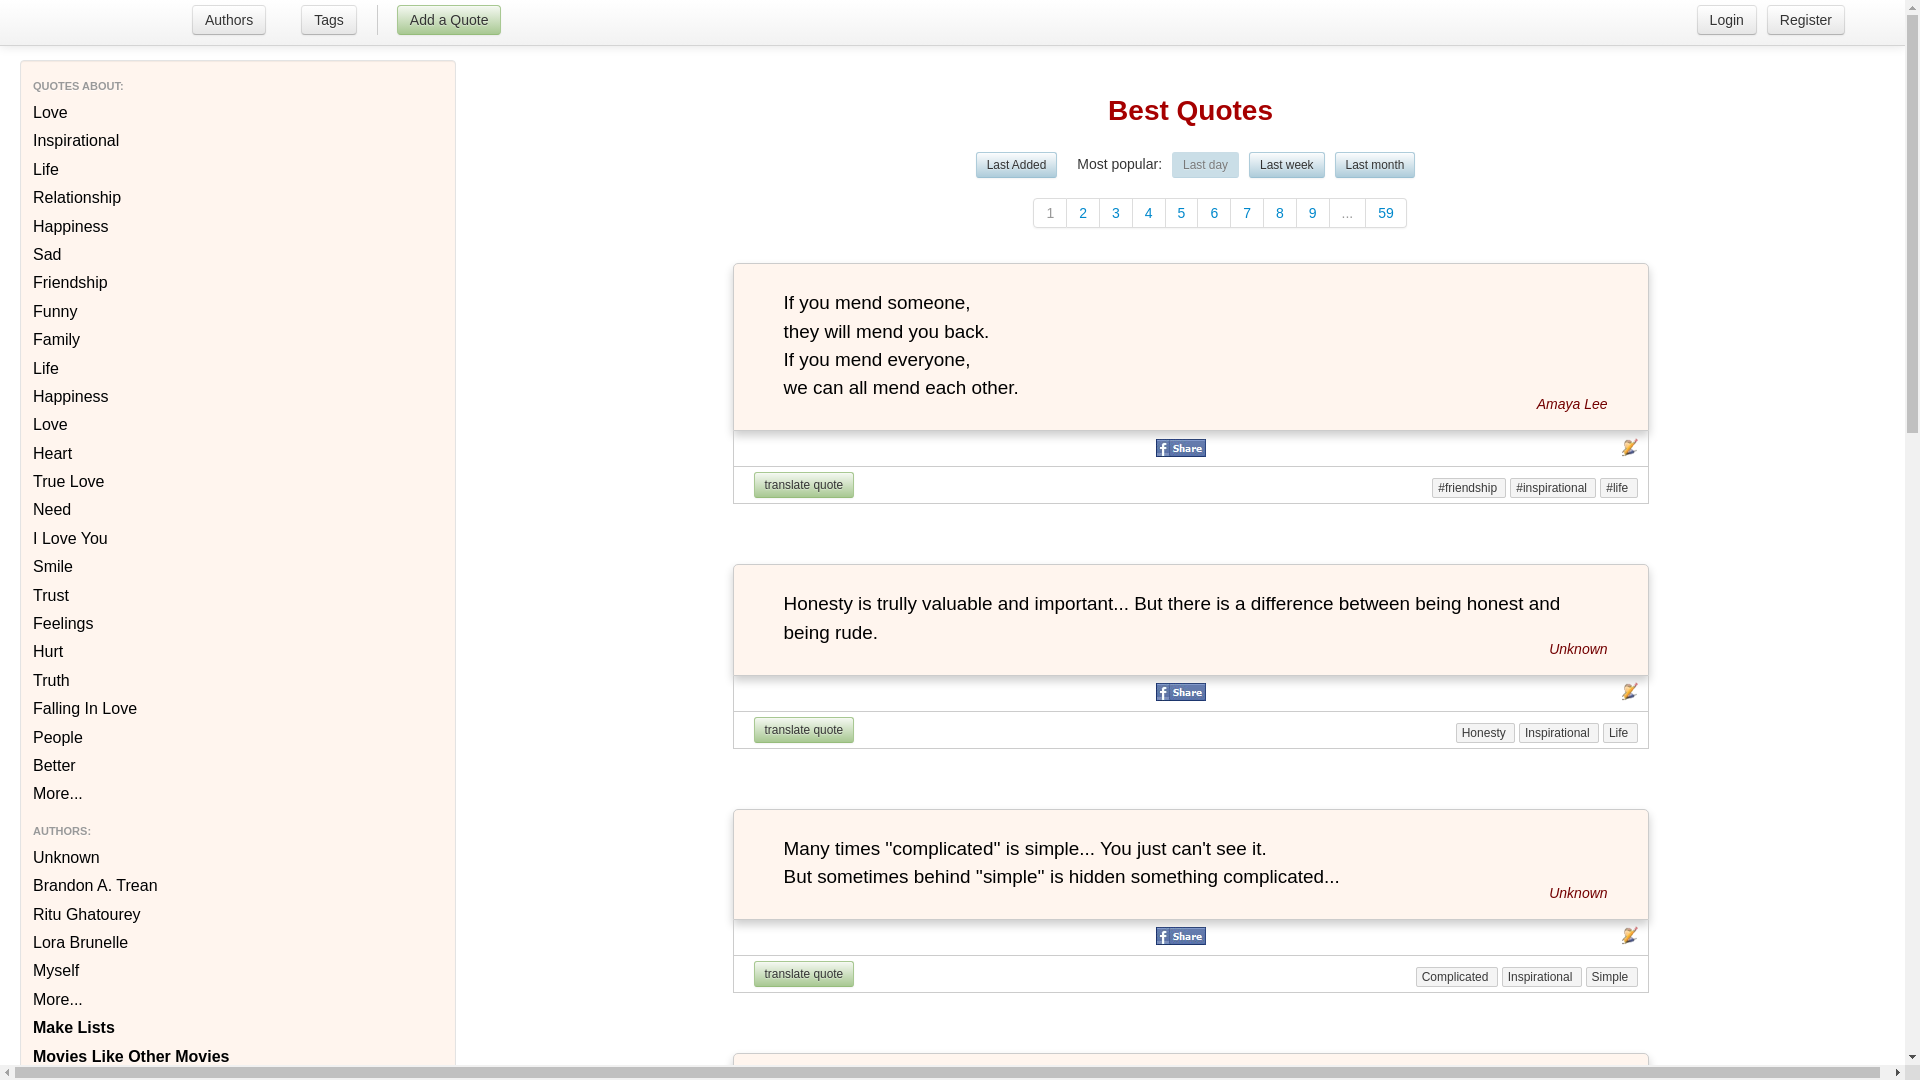 The height and width of the screenshot is (1080, 1920). I want to click on '...', so click(1348, 212).